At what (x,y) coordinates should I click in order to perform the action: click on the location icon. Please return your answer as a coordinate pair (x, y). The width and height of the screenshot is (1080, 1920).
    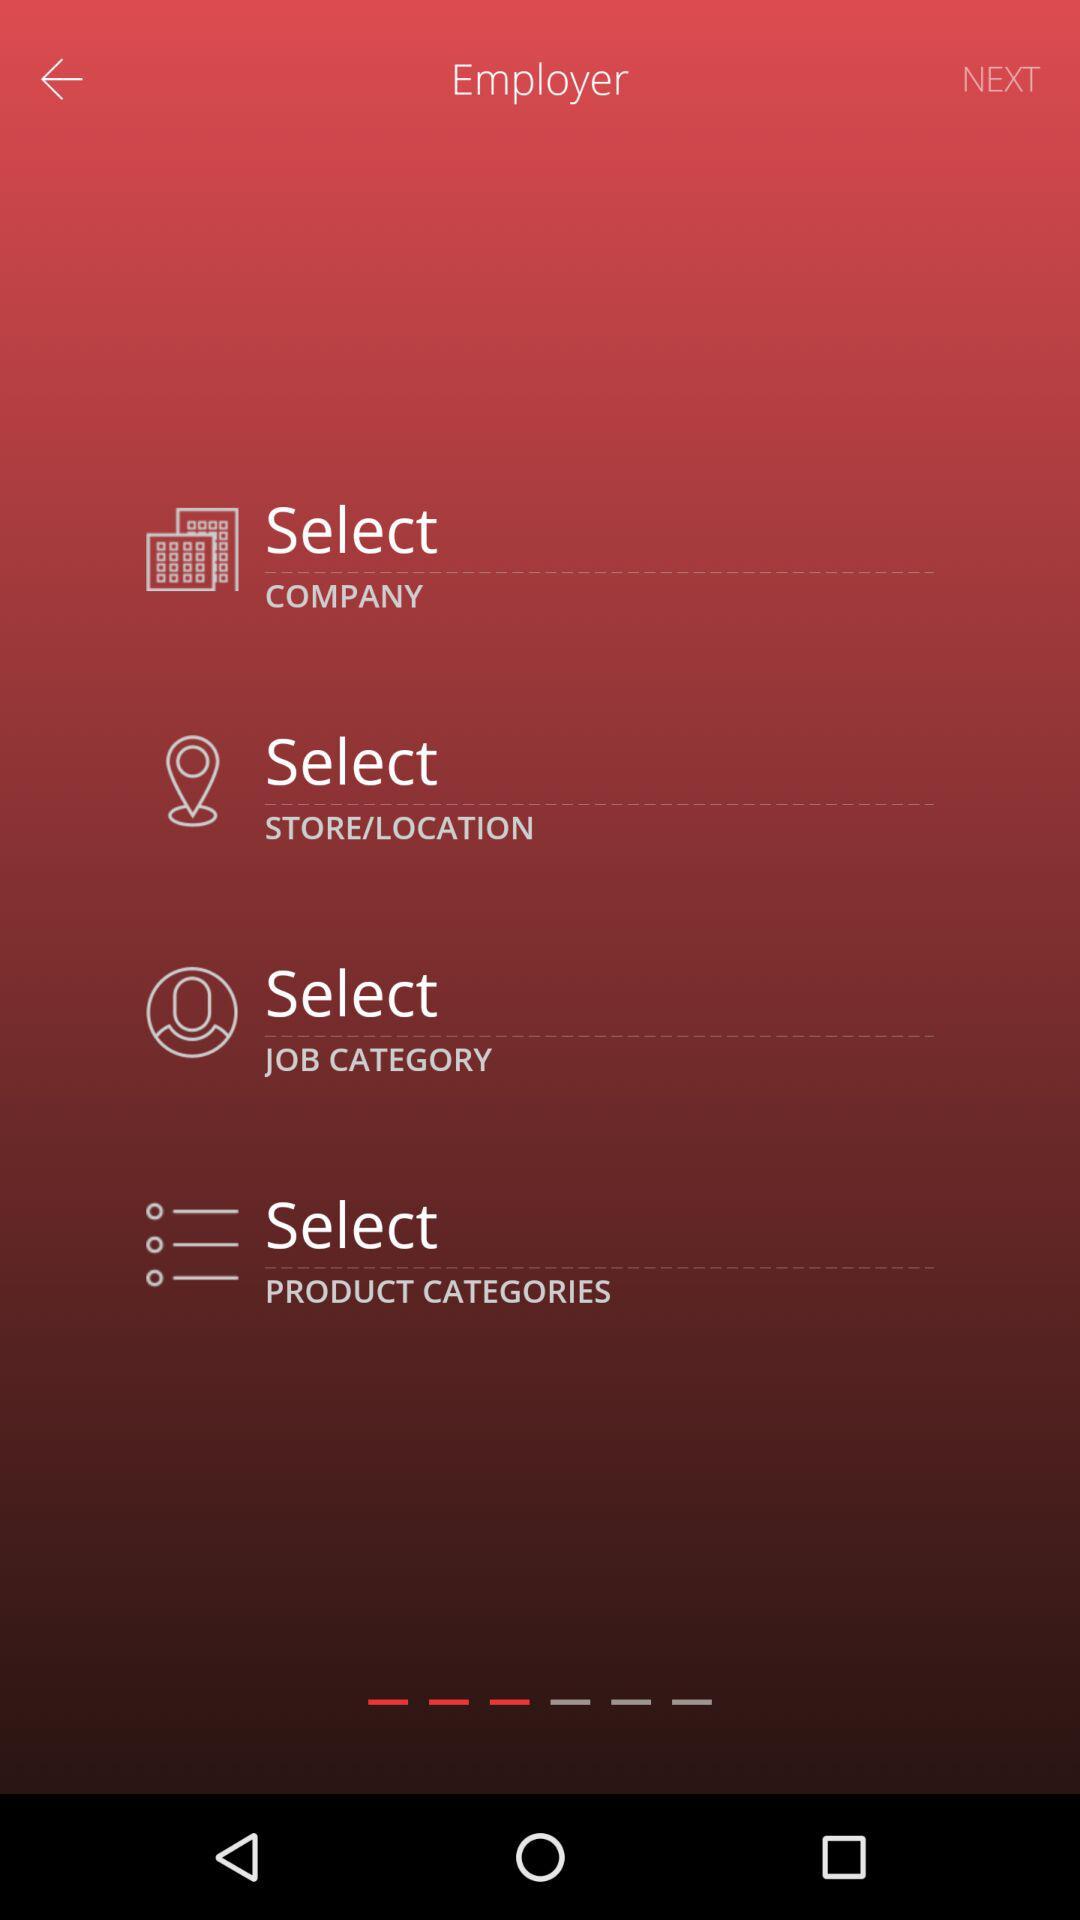
    Looking at the image, I should click on (192, 780).